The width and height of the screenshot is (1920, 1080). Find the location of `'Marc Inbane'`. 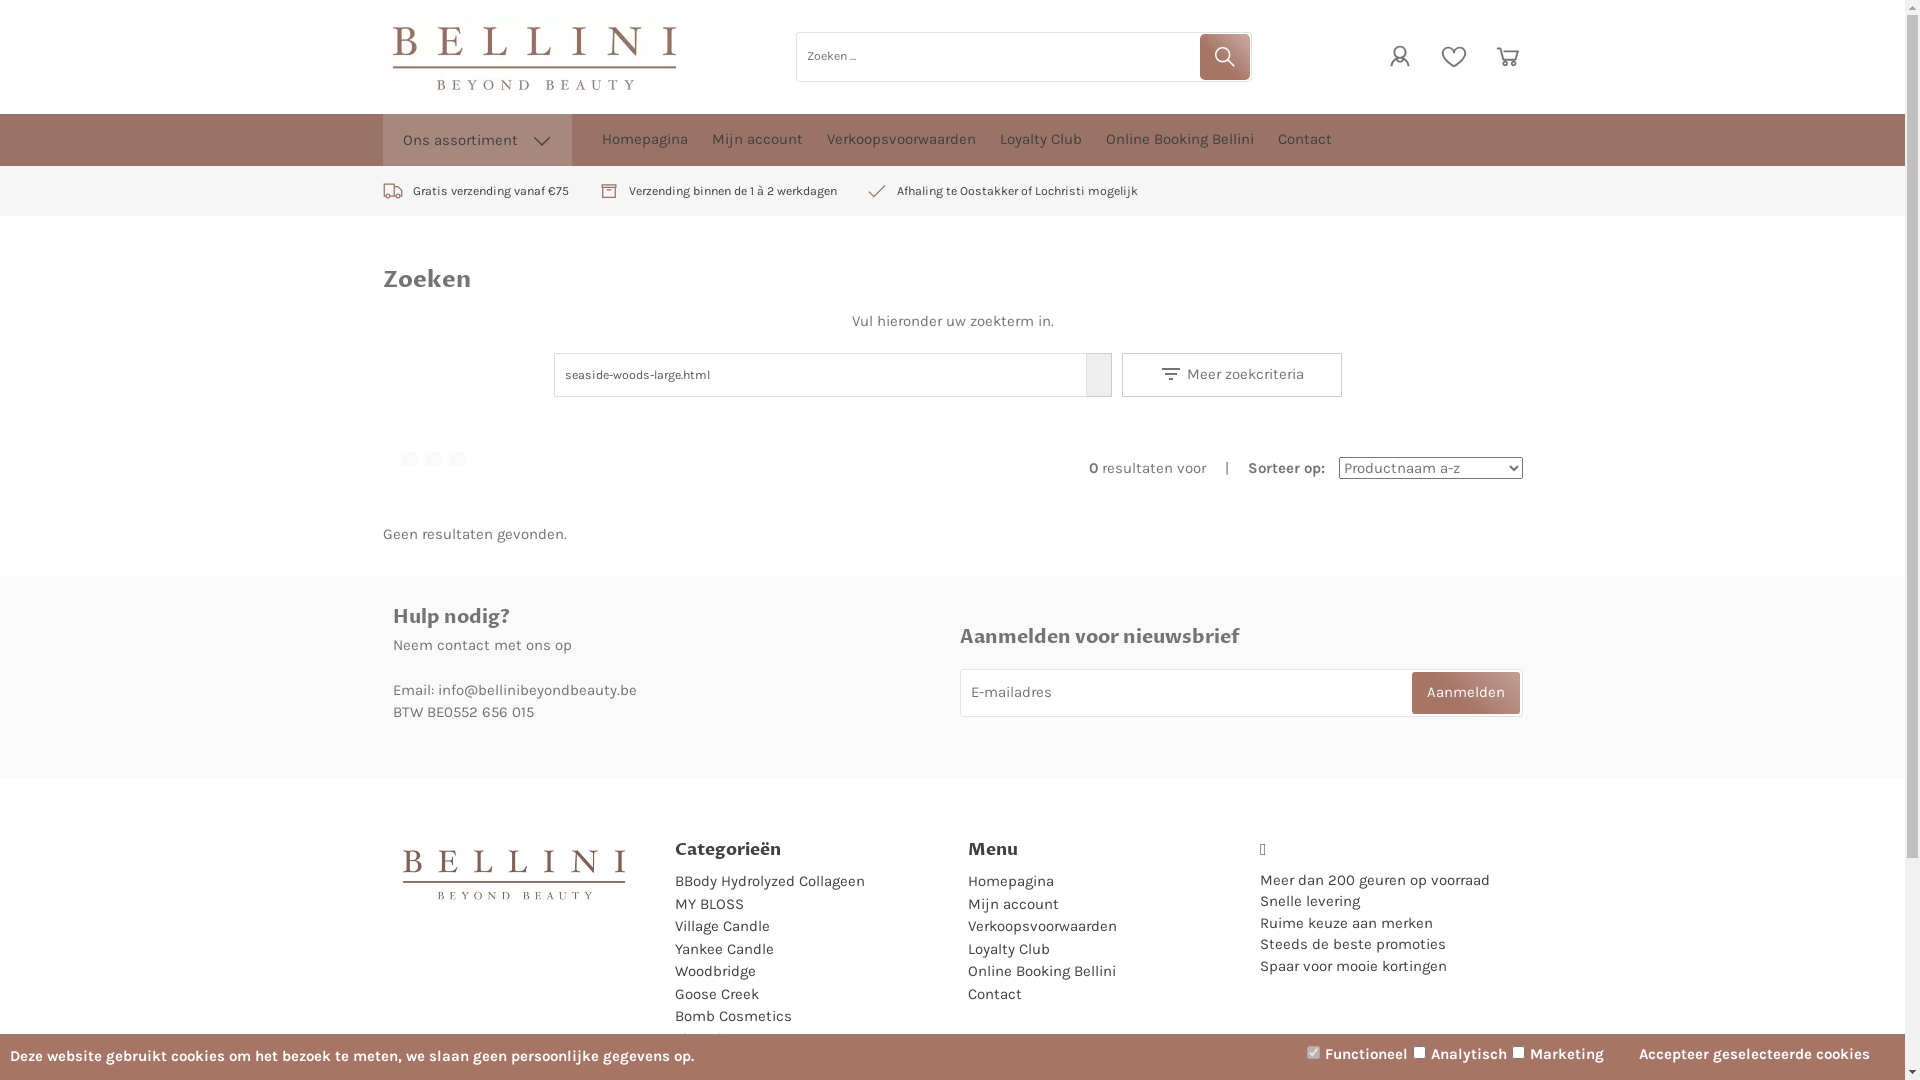

'Marc Inbane' is located at coordinates (717, 1059).